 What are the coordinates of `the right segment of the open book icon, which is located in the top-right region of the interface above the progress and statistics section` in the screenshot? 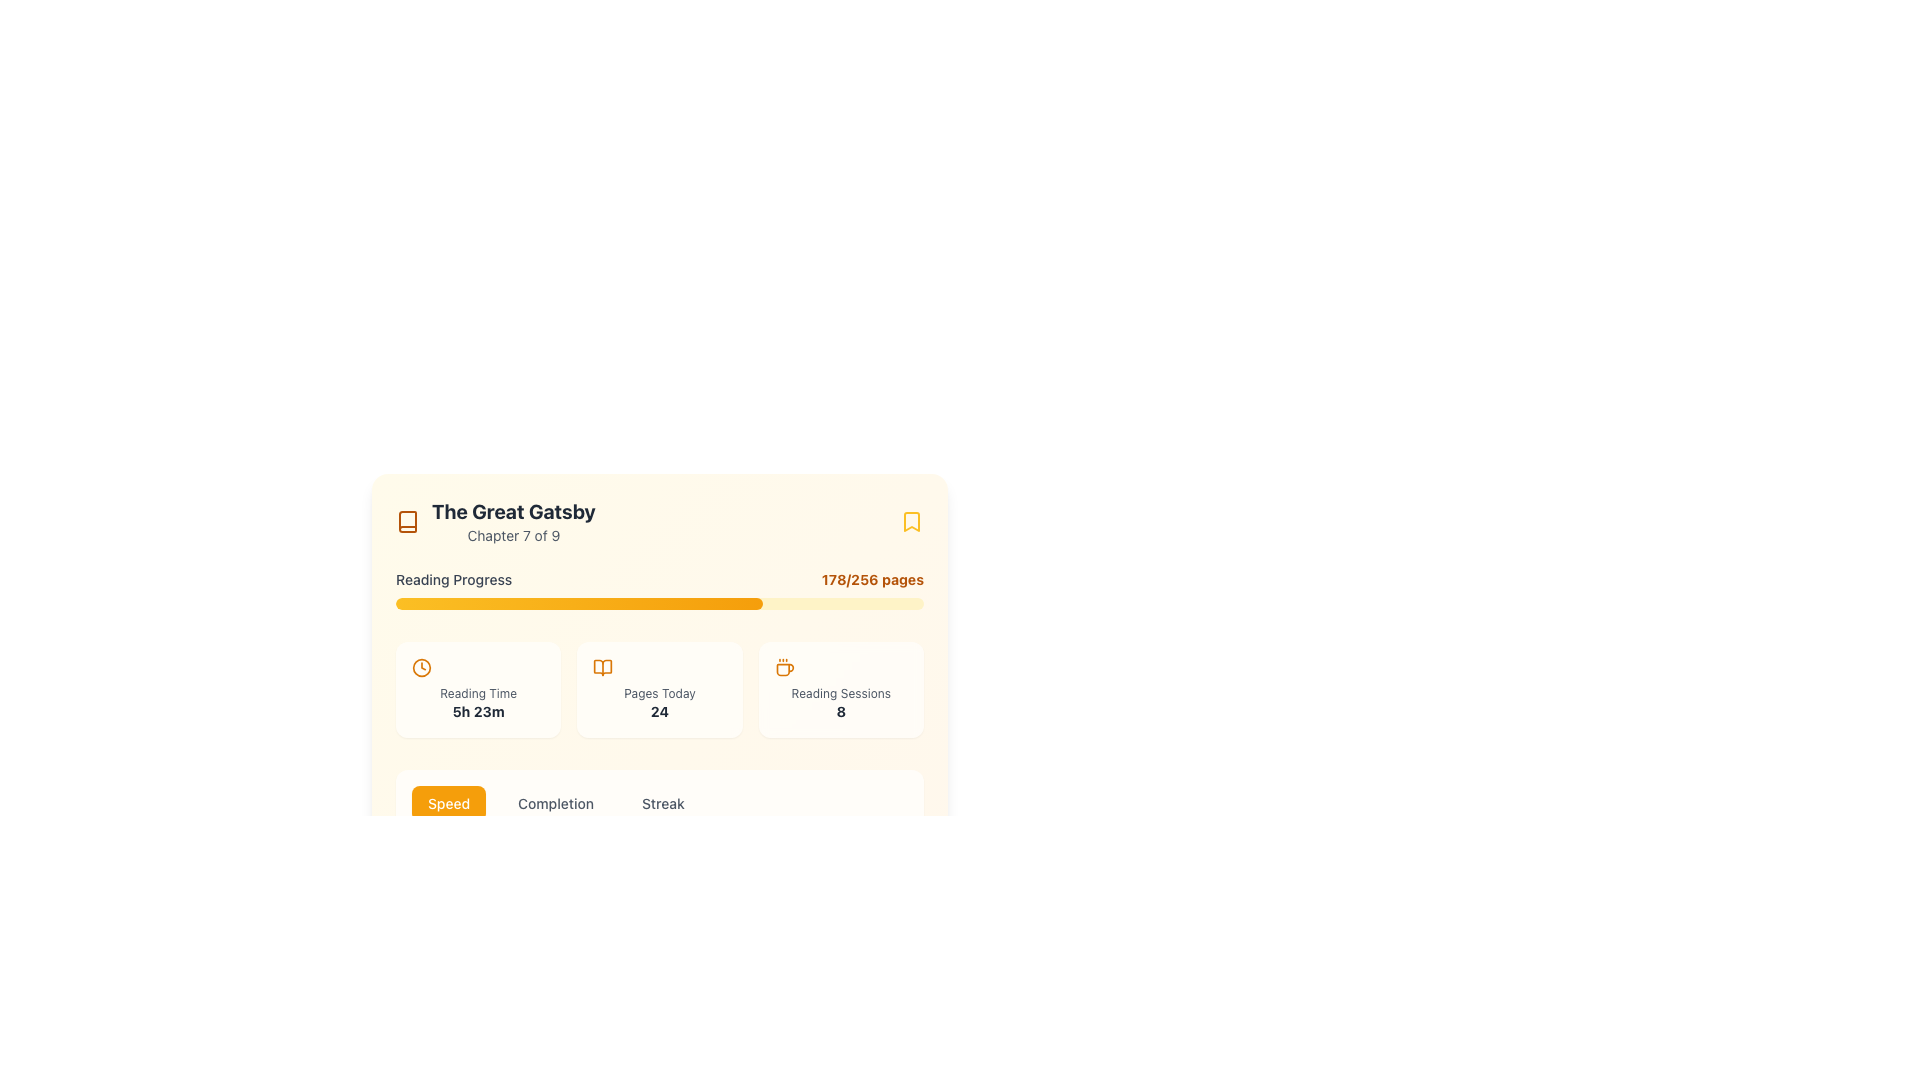 It's located at (602, 667).